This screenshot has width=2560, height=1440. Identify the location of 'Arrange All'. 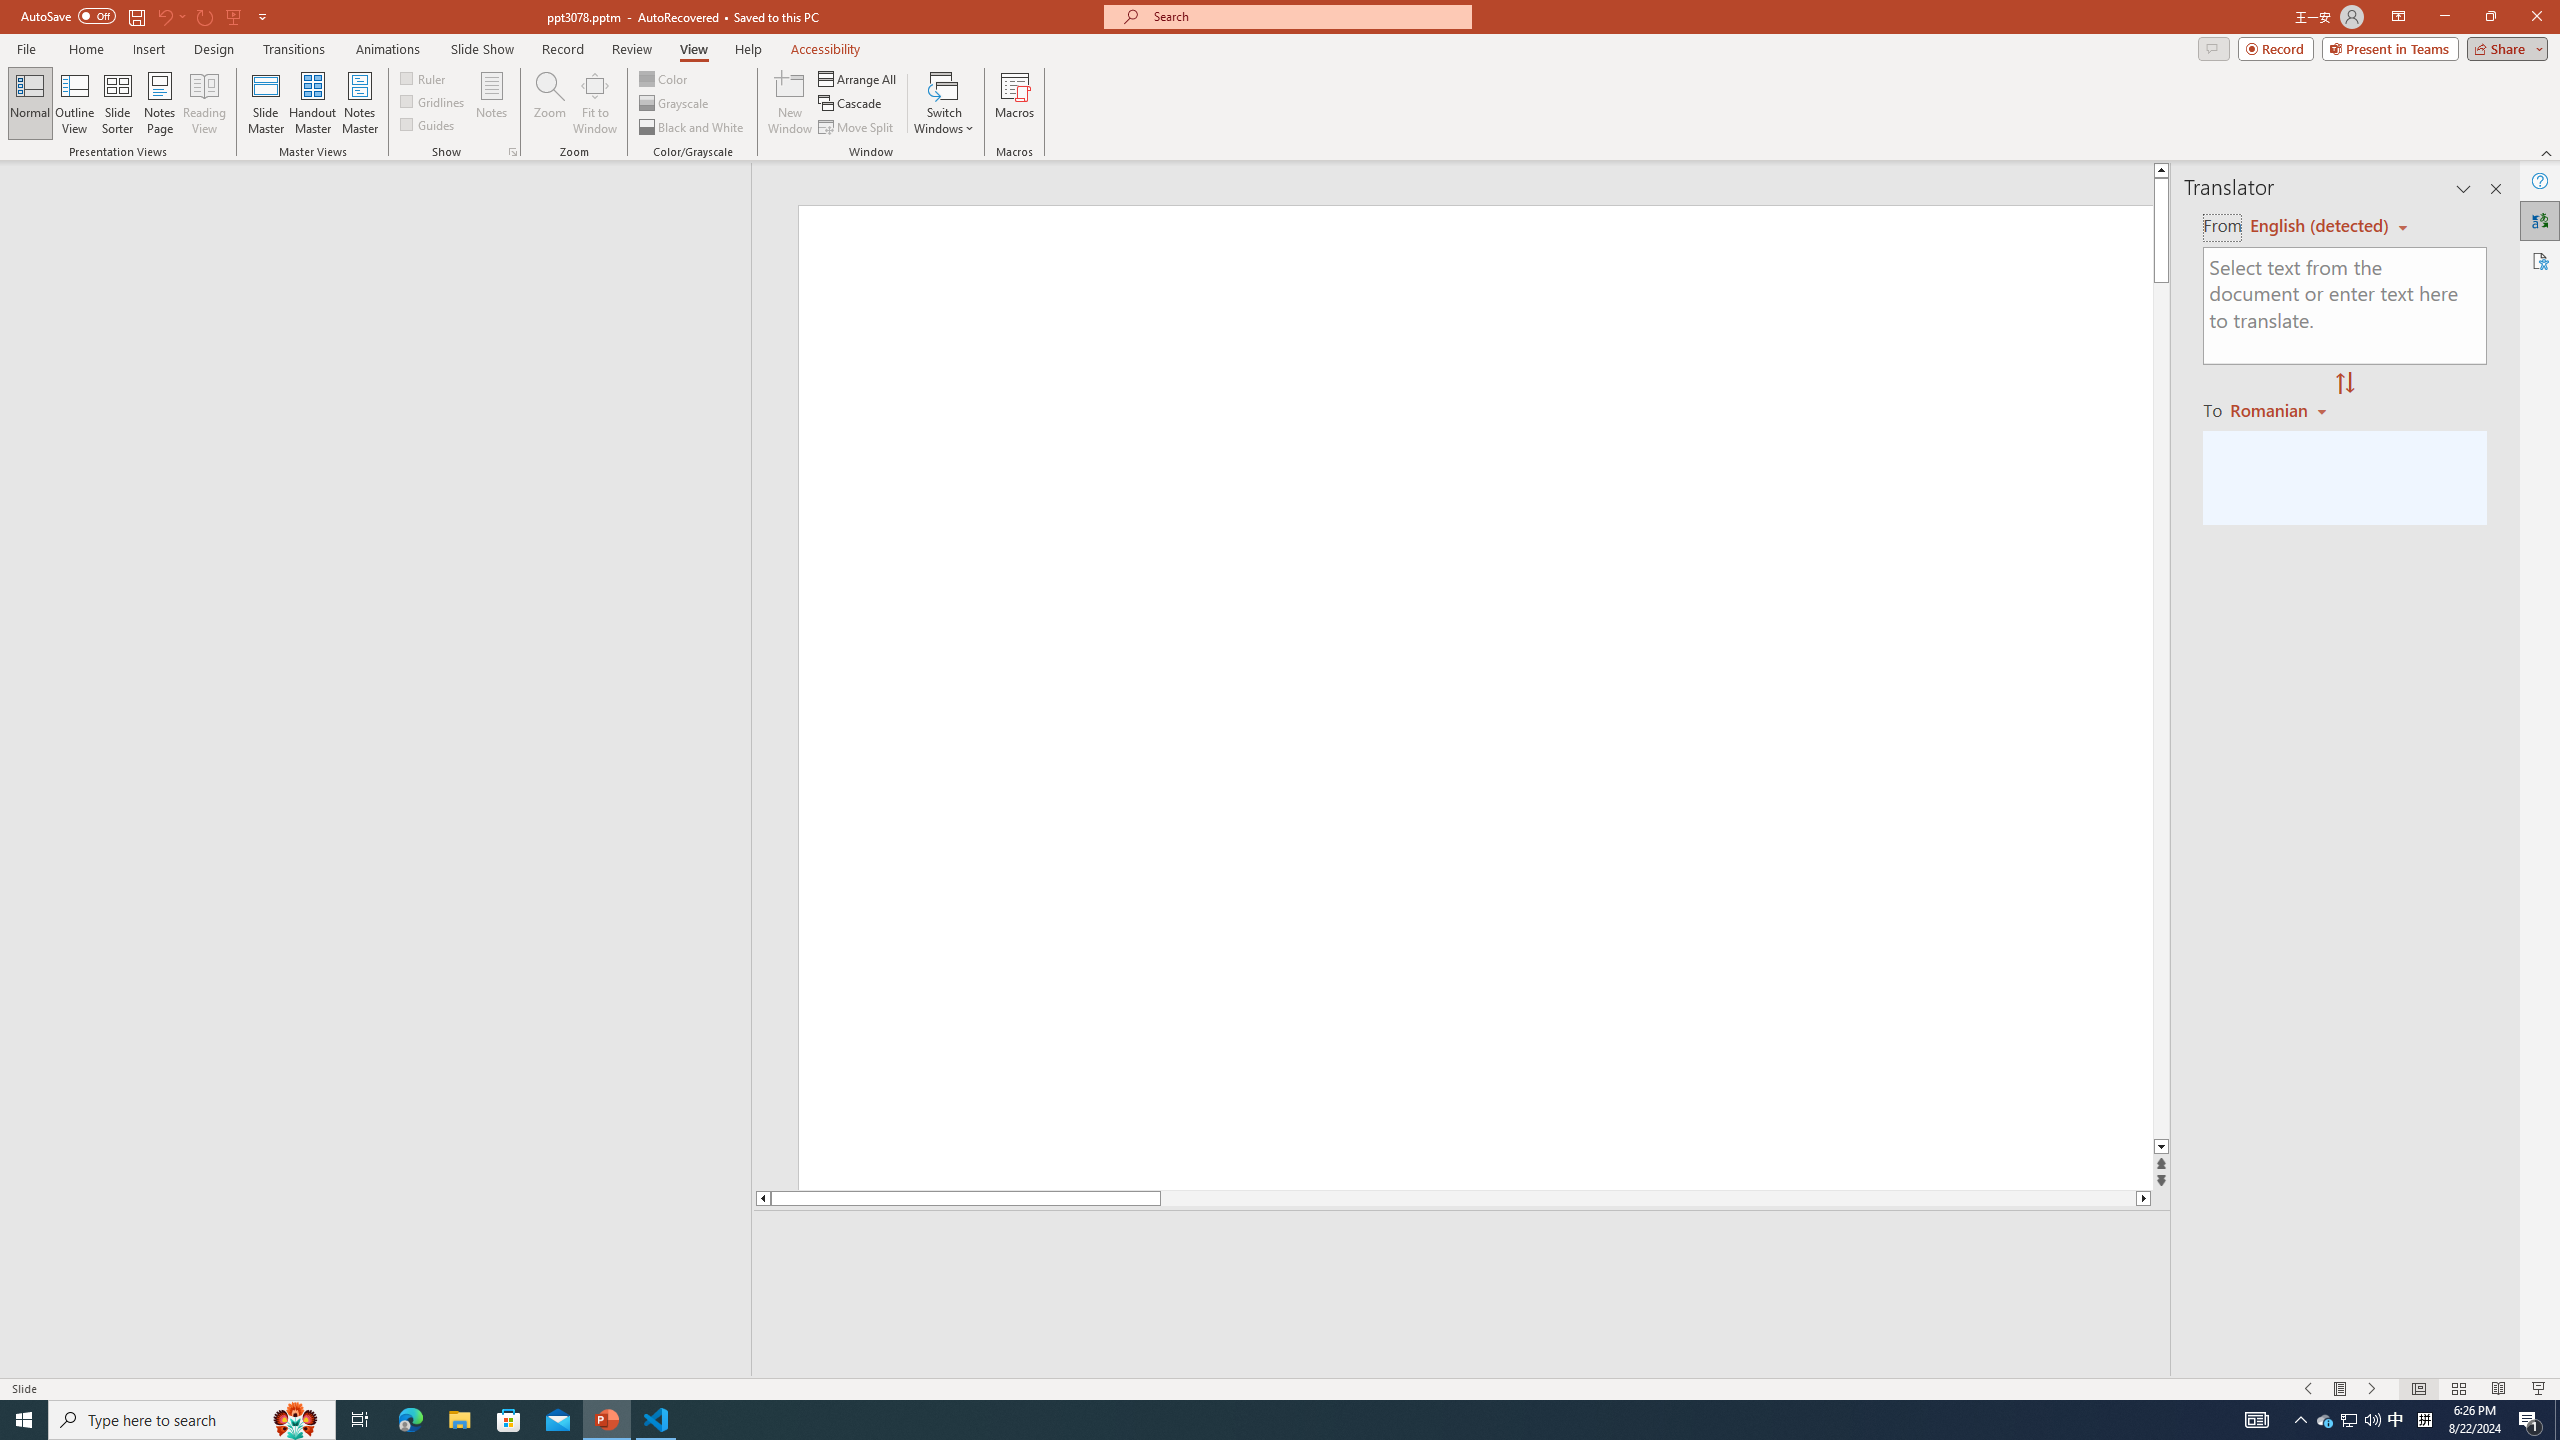
(857, 78).